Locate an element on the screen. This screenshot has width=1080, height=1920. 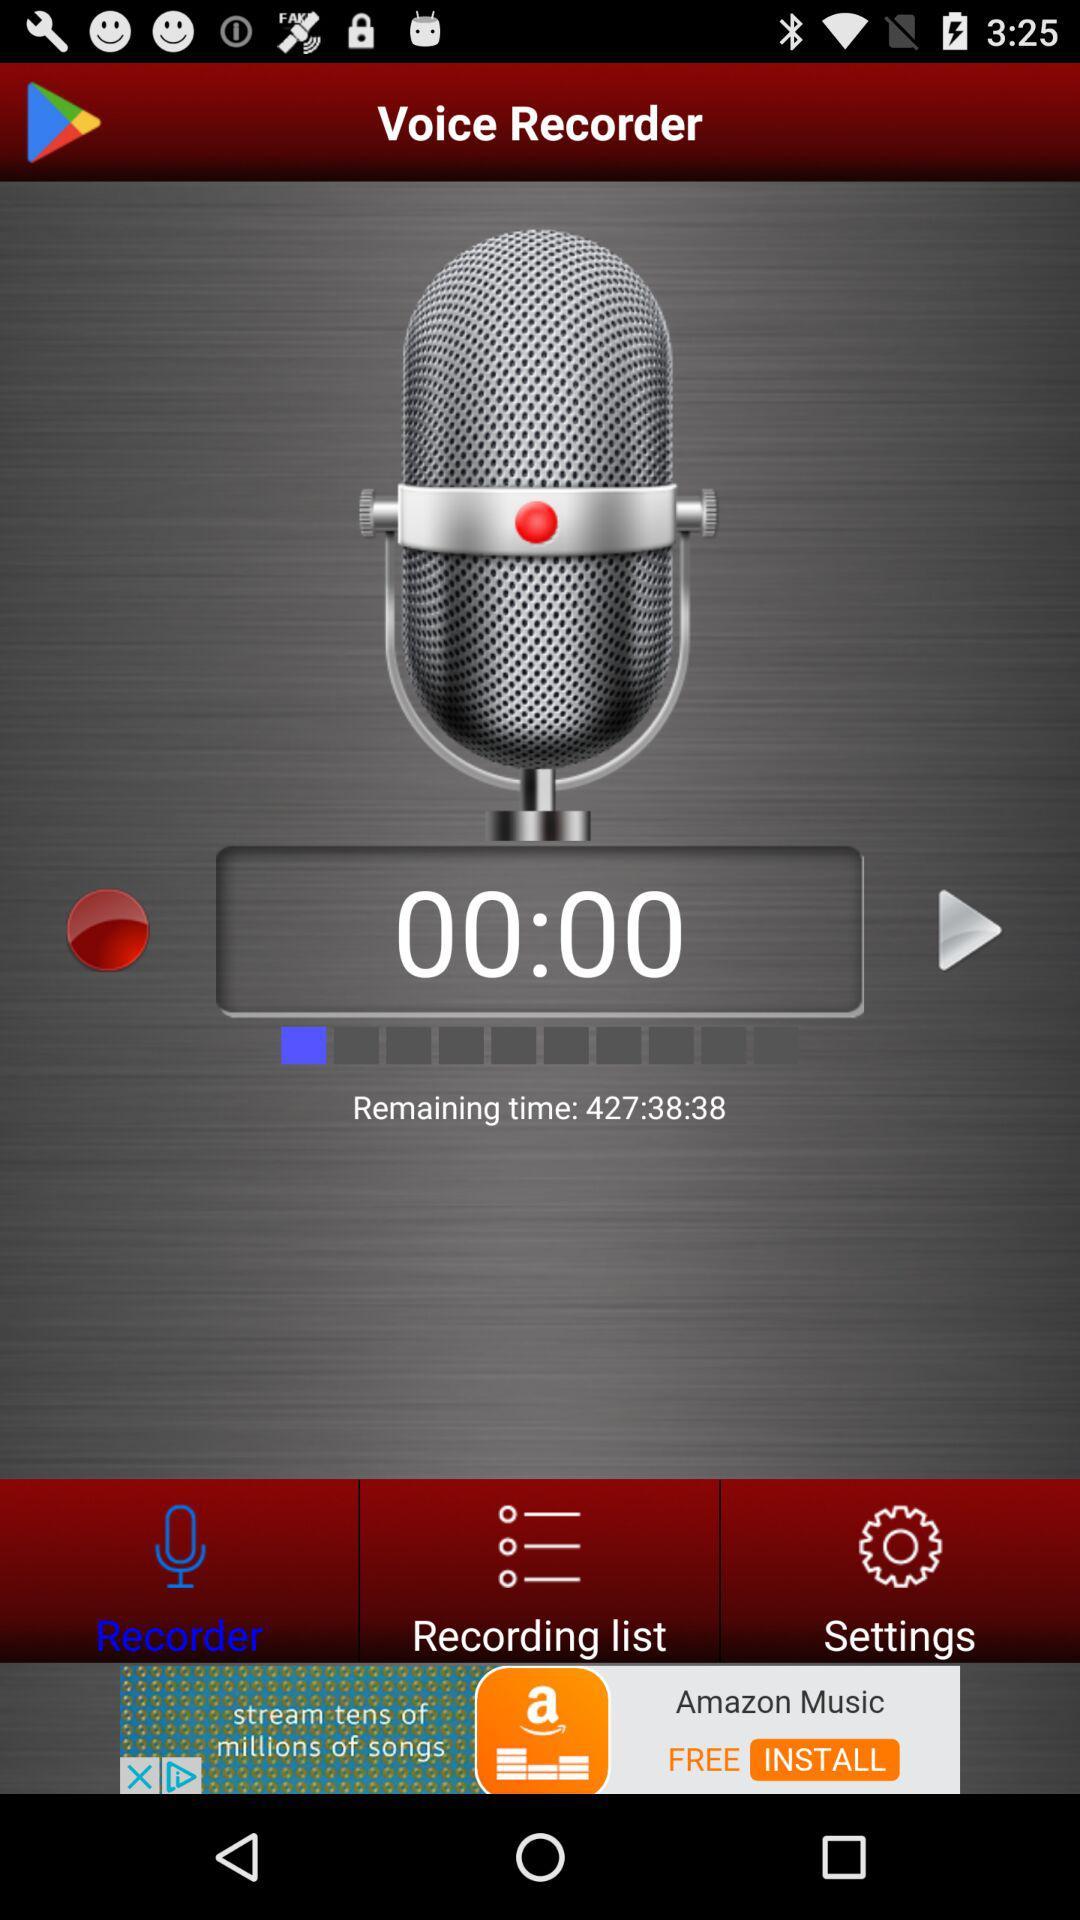
voice increase button is located at coordinates (971, 929).